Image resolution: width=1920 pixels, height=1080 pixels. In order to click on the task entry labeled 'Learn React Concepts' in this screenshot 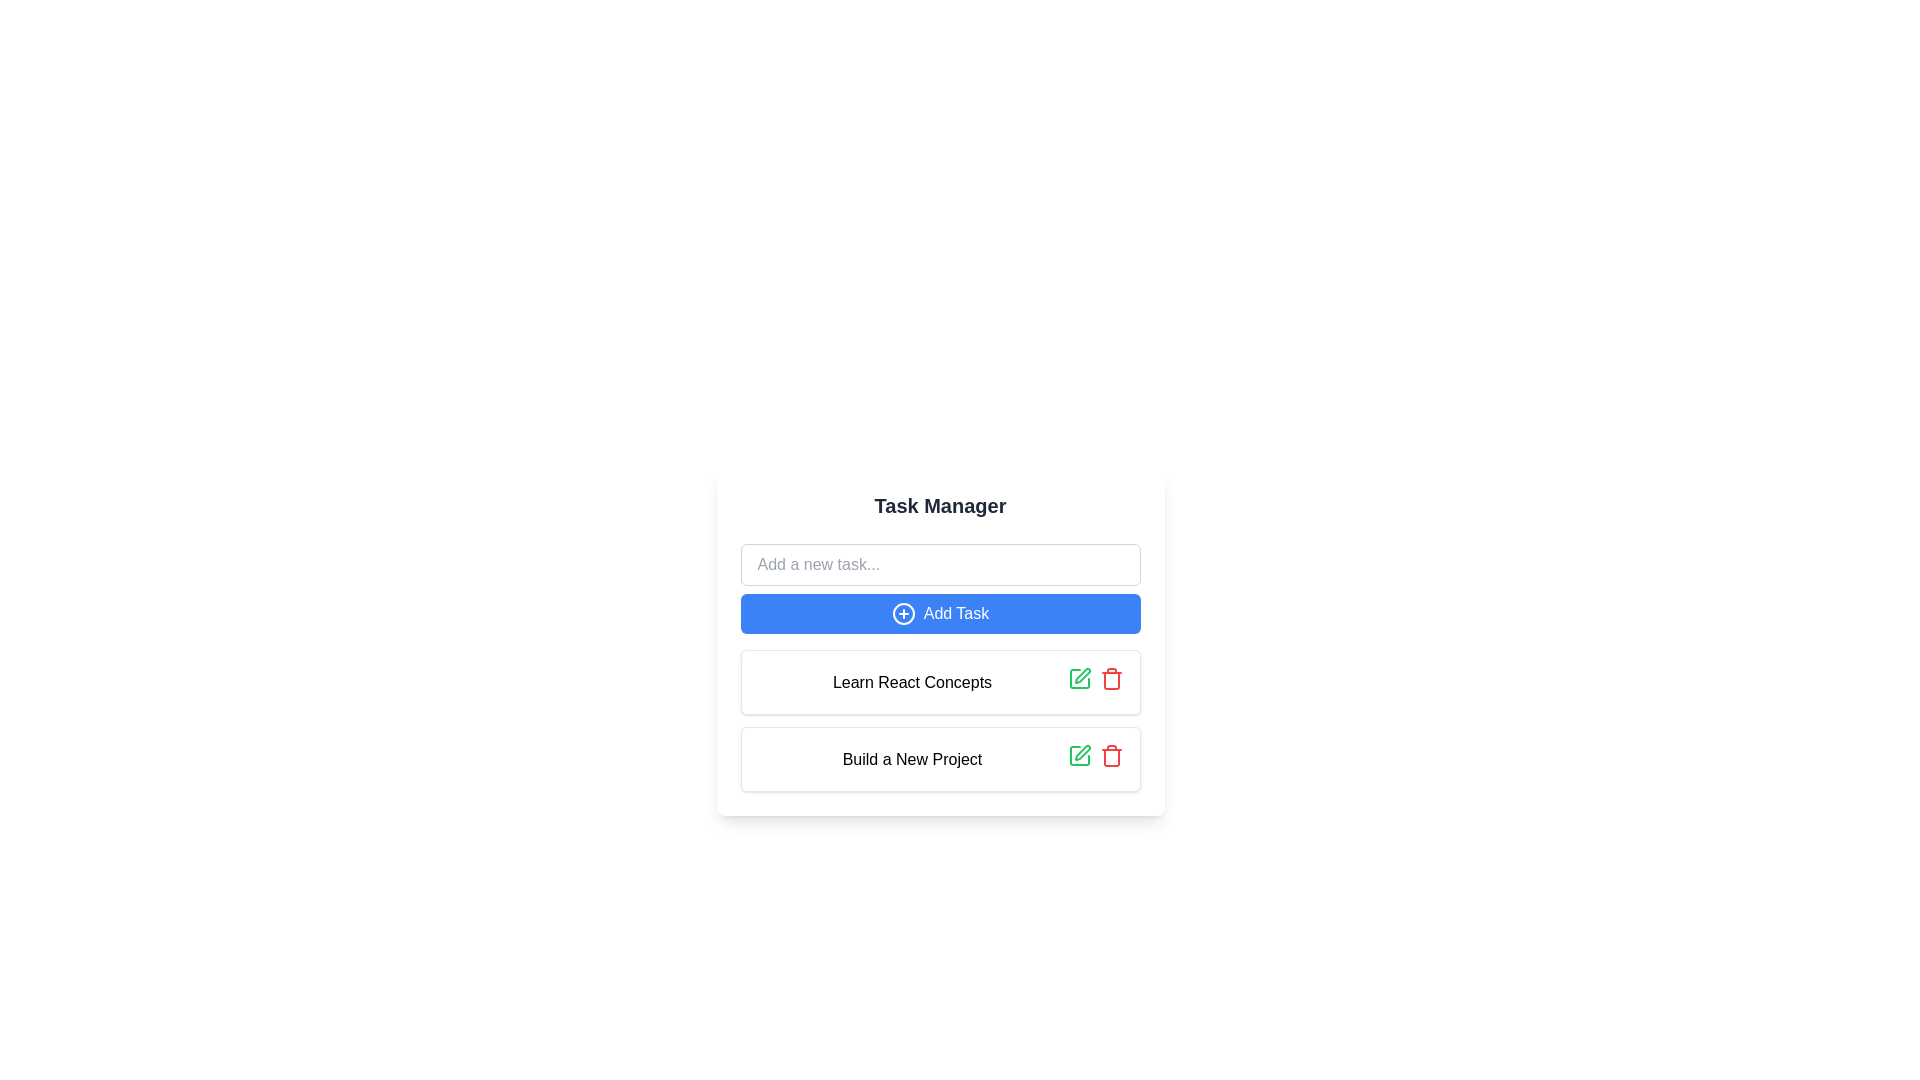, I will do `click(939, 681)`.